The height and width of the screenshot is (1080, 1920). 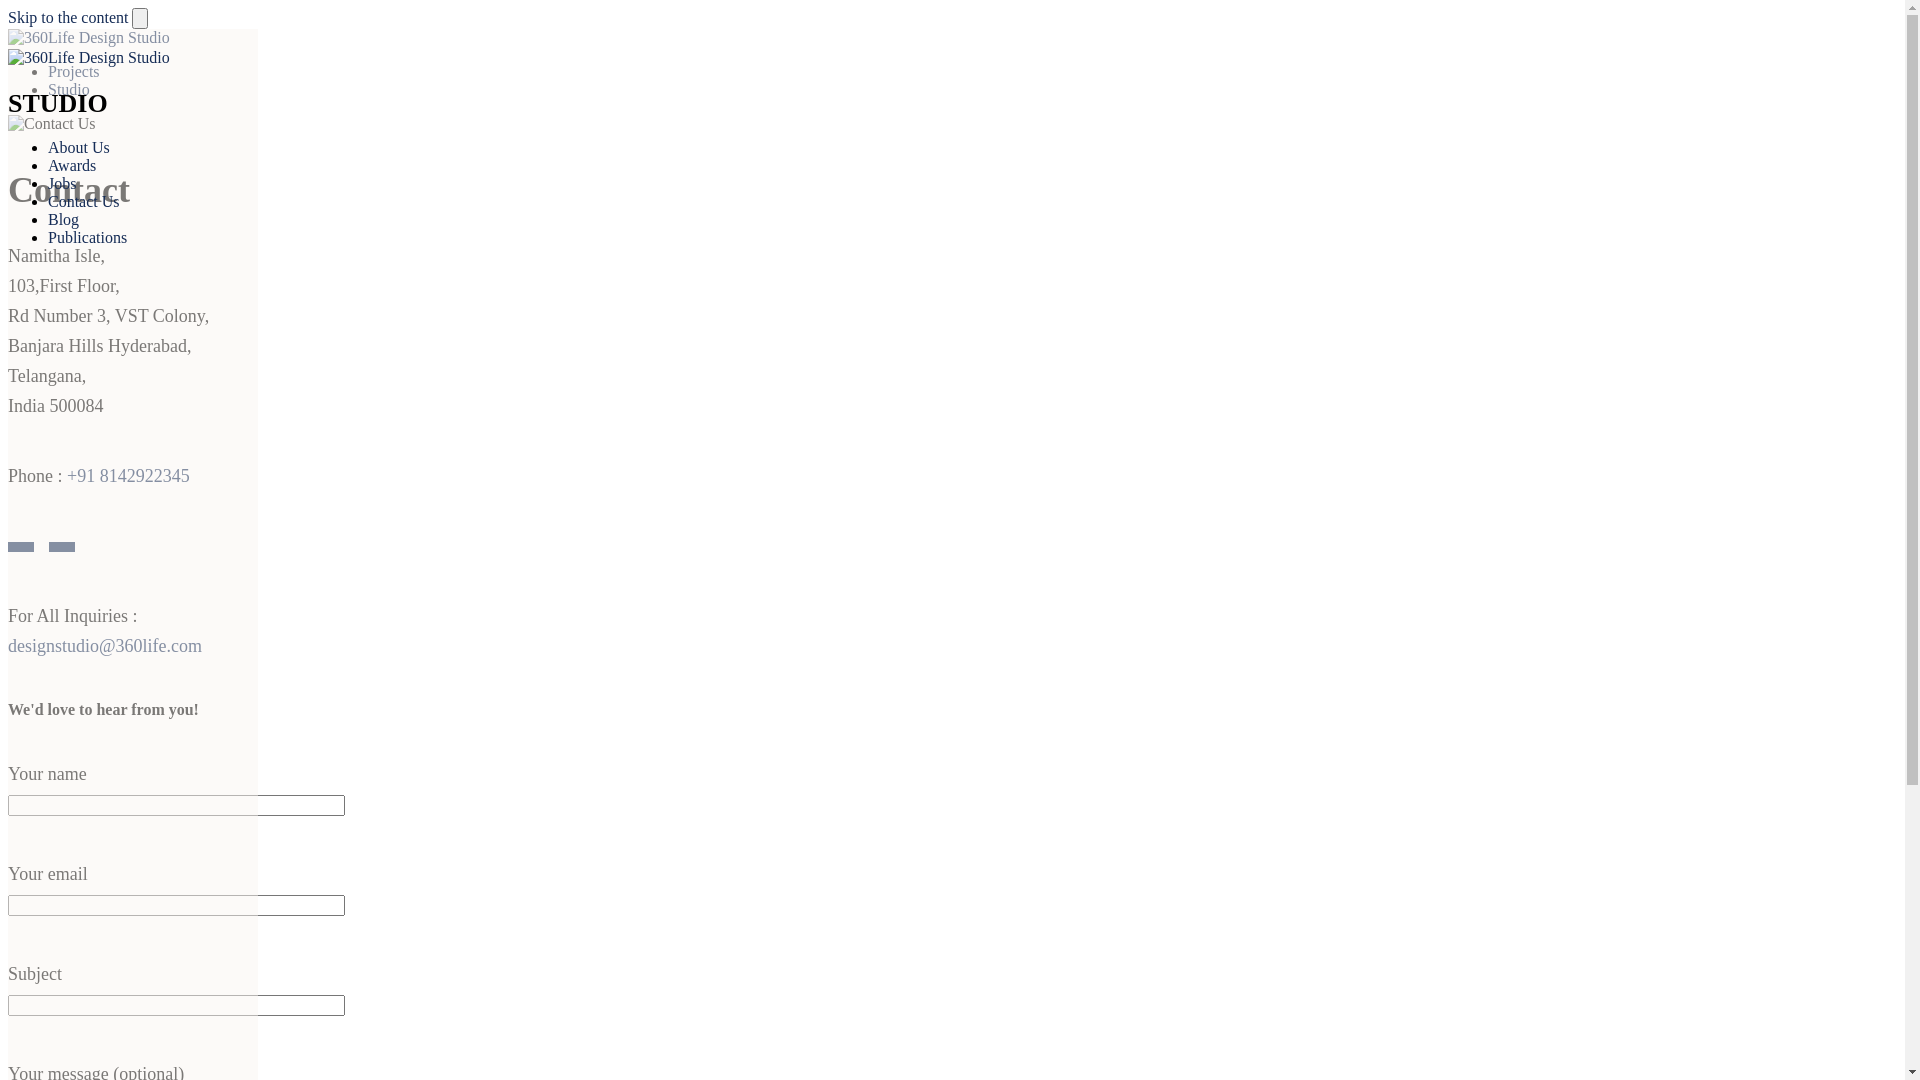 What do you see at coordinates (62, 183) in the screenshot?
I see `'Jobs'` at bounding box center [62, 183].